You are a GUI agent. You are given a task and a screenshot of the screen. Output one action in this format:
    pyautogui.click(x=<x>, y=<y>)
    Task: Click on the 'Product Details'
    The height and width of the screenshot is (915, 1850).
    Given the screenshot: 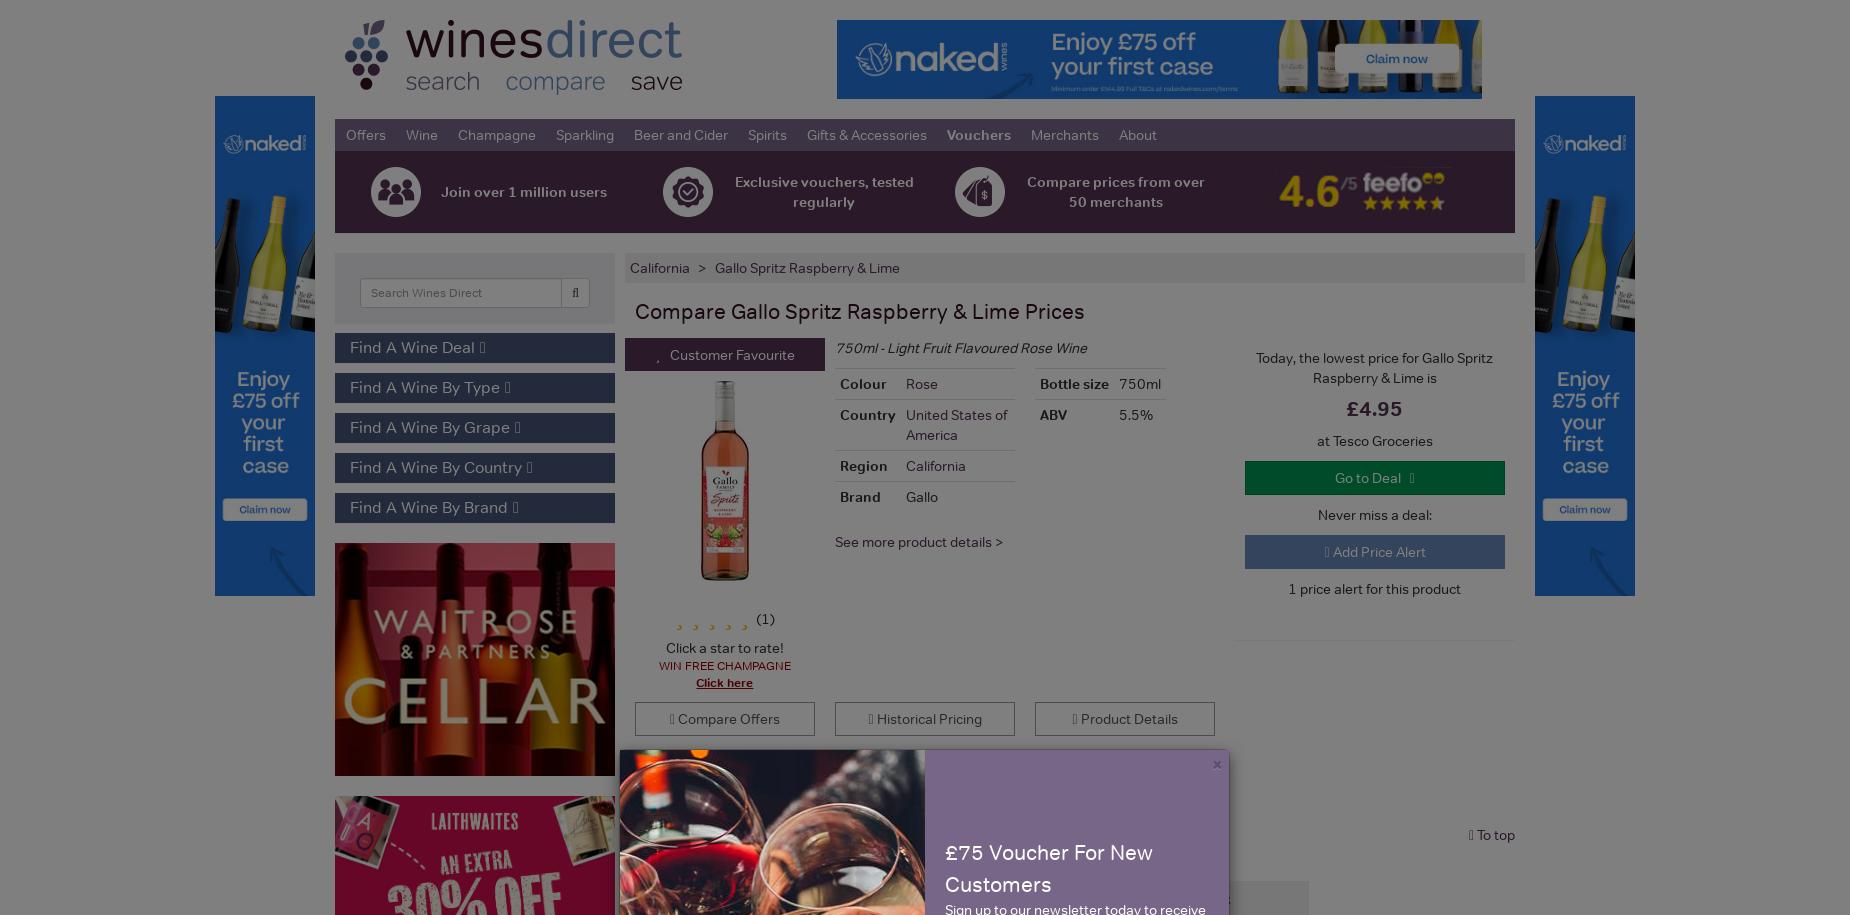 What is the action you would take?
    pyautogui.click(x=1126, y=719)
    